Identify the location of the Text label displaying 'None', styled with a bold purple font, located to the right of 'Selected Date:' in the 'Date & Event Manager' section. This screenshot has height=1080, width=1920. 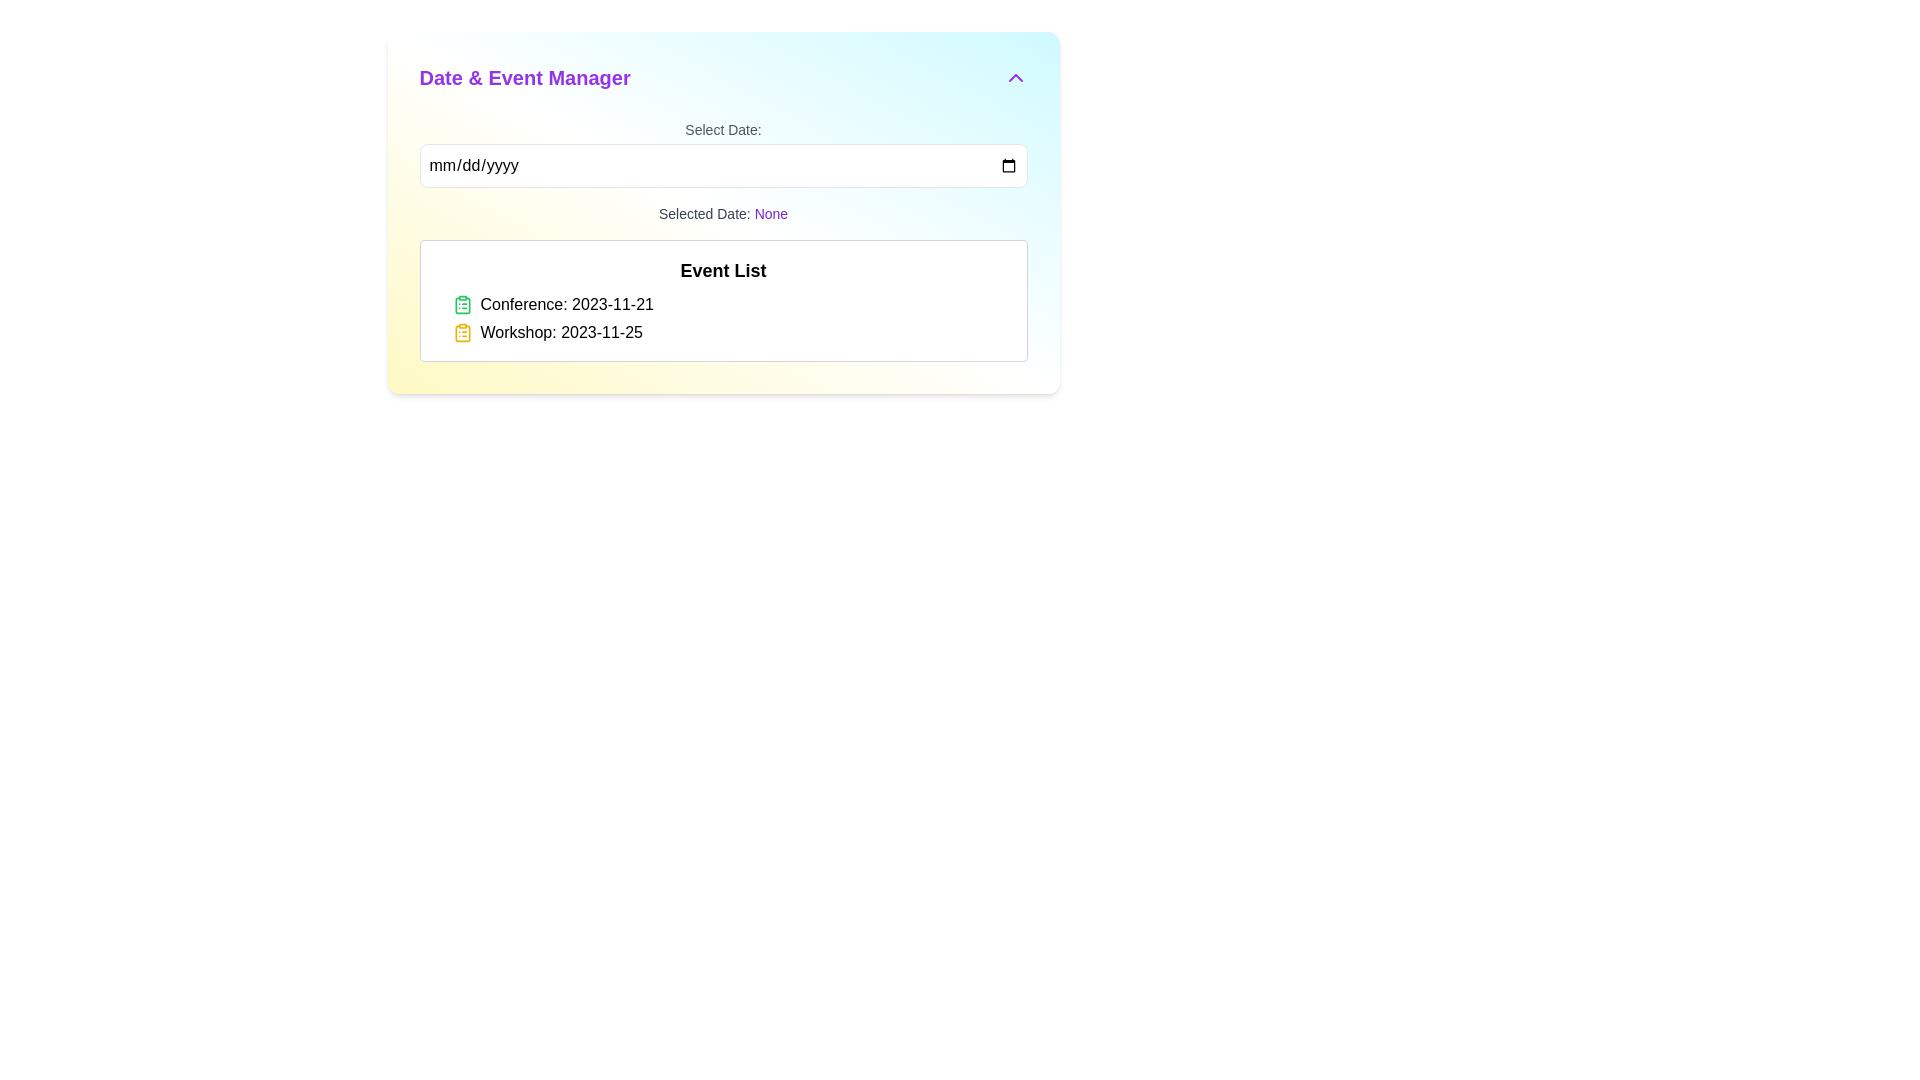
(770, 213).